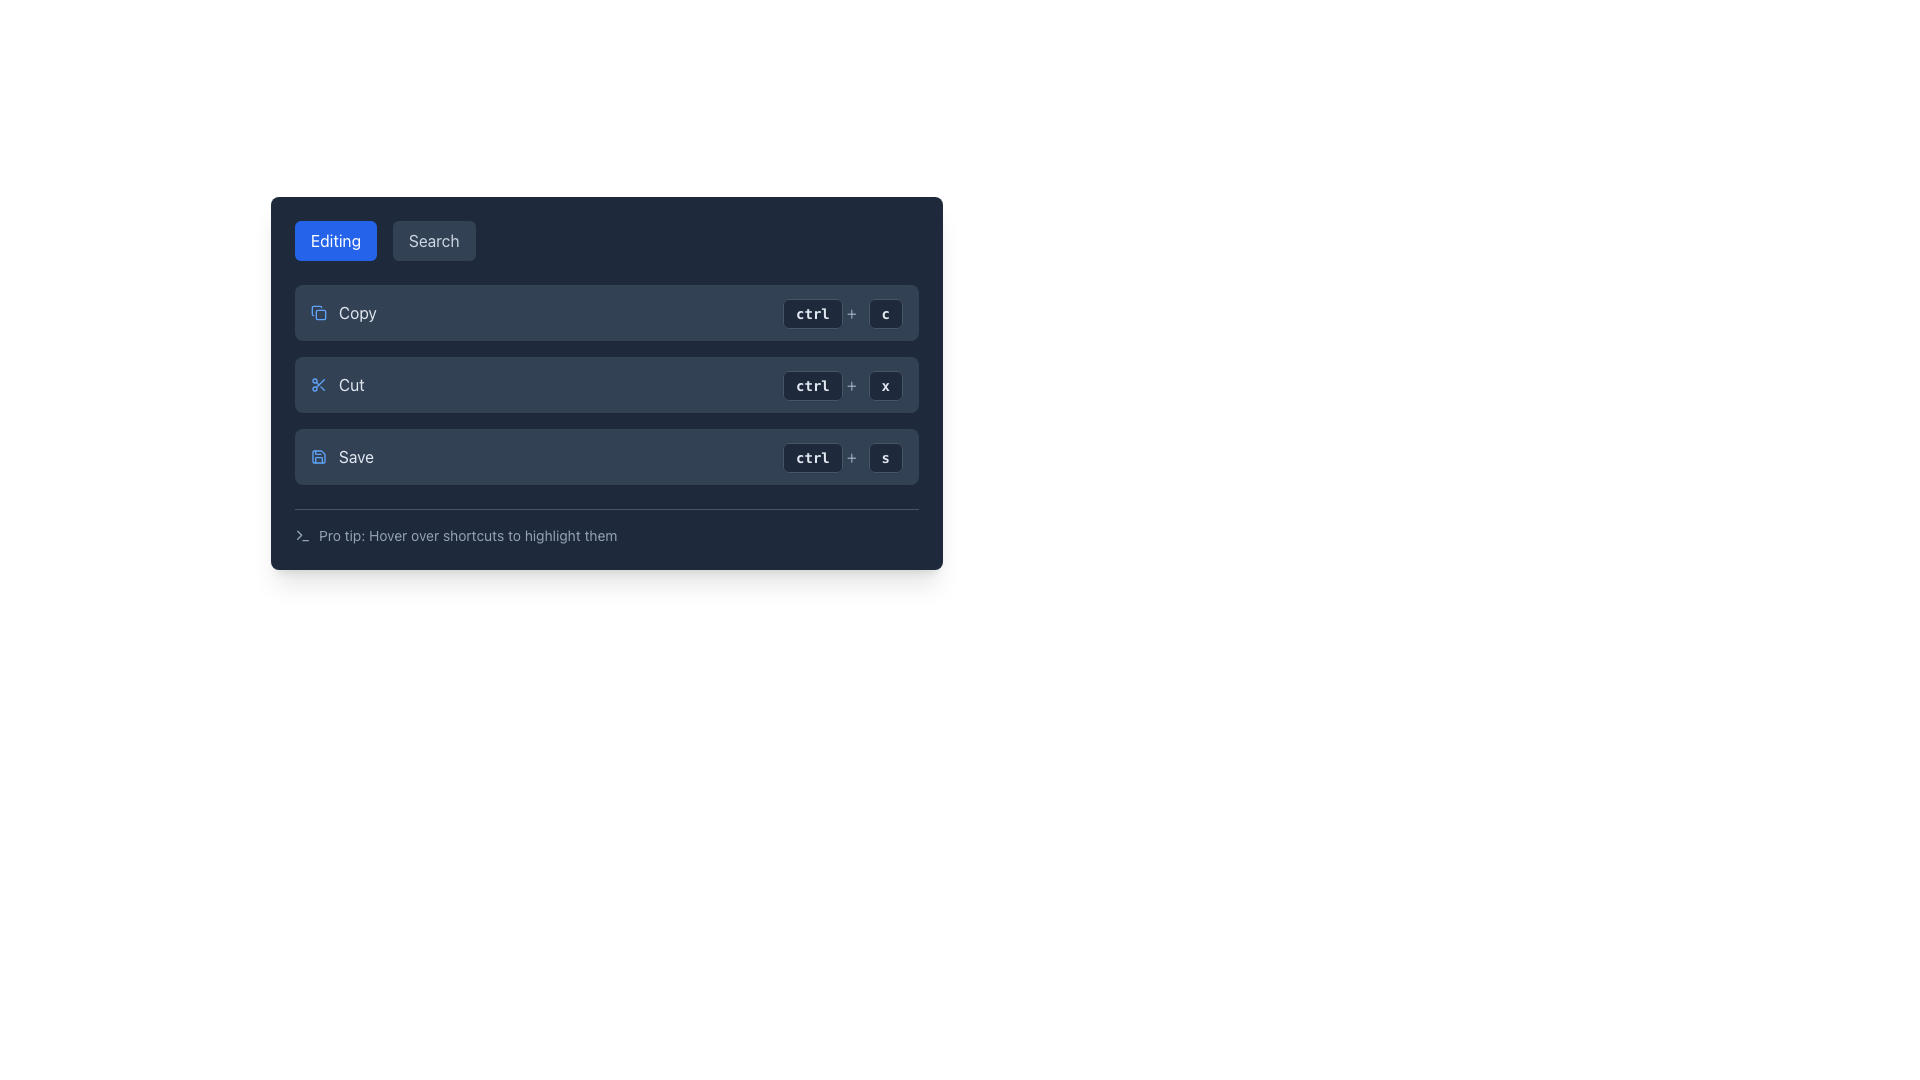  What do you see at coordinates (884, 456) in the screenshot?
I see `the 's' key in the keyboard shortcut 'ctrl + s', which is located in the last row of a list of shortcut definitions` at bounding box center [884, 456].